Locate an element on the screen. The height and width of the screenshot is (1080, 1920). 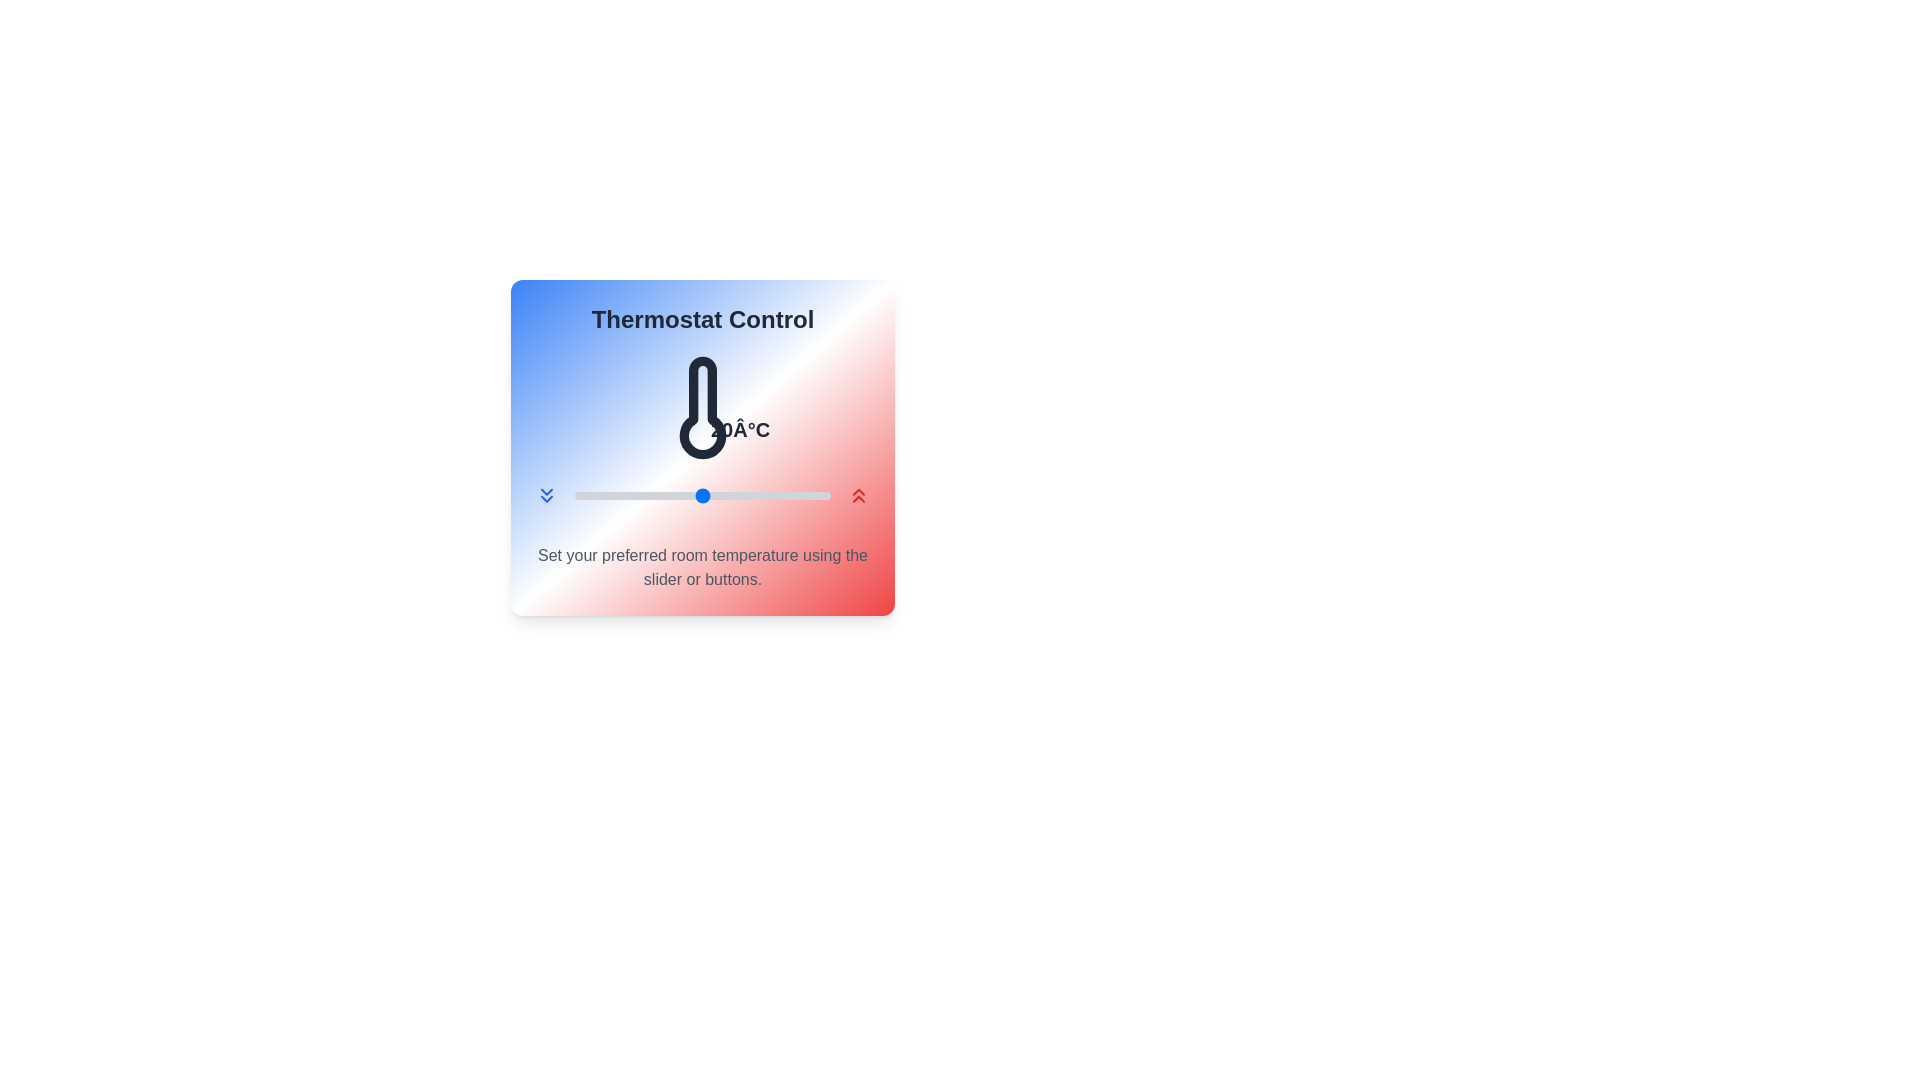
the temperature to 20°C using the slider is located at coordinates (702, 495).